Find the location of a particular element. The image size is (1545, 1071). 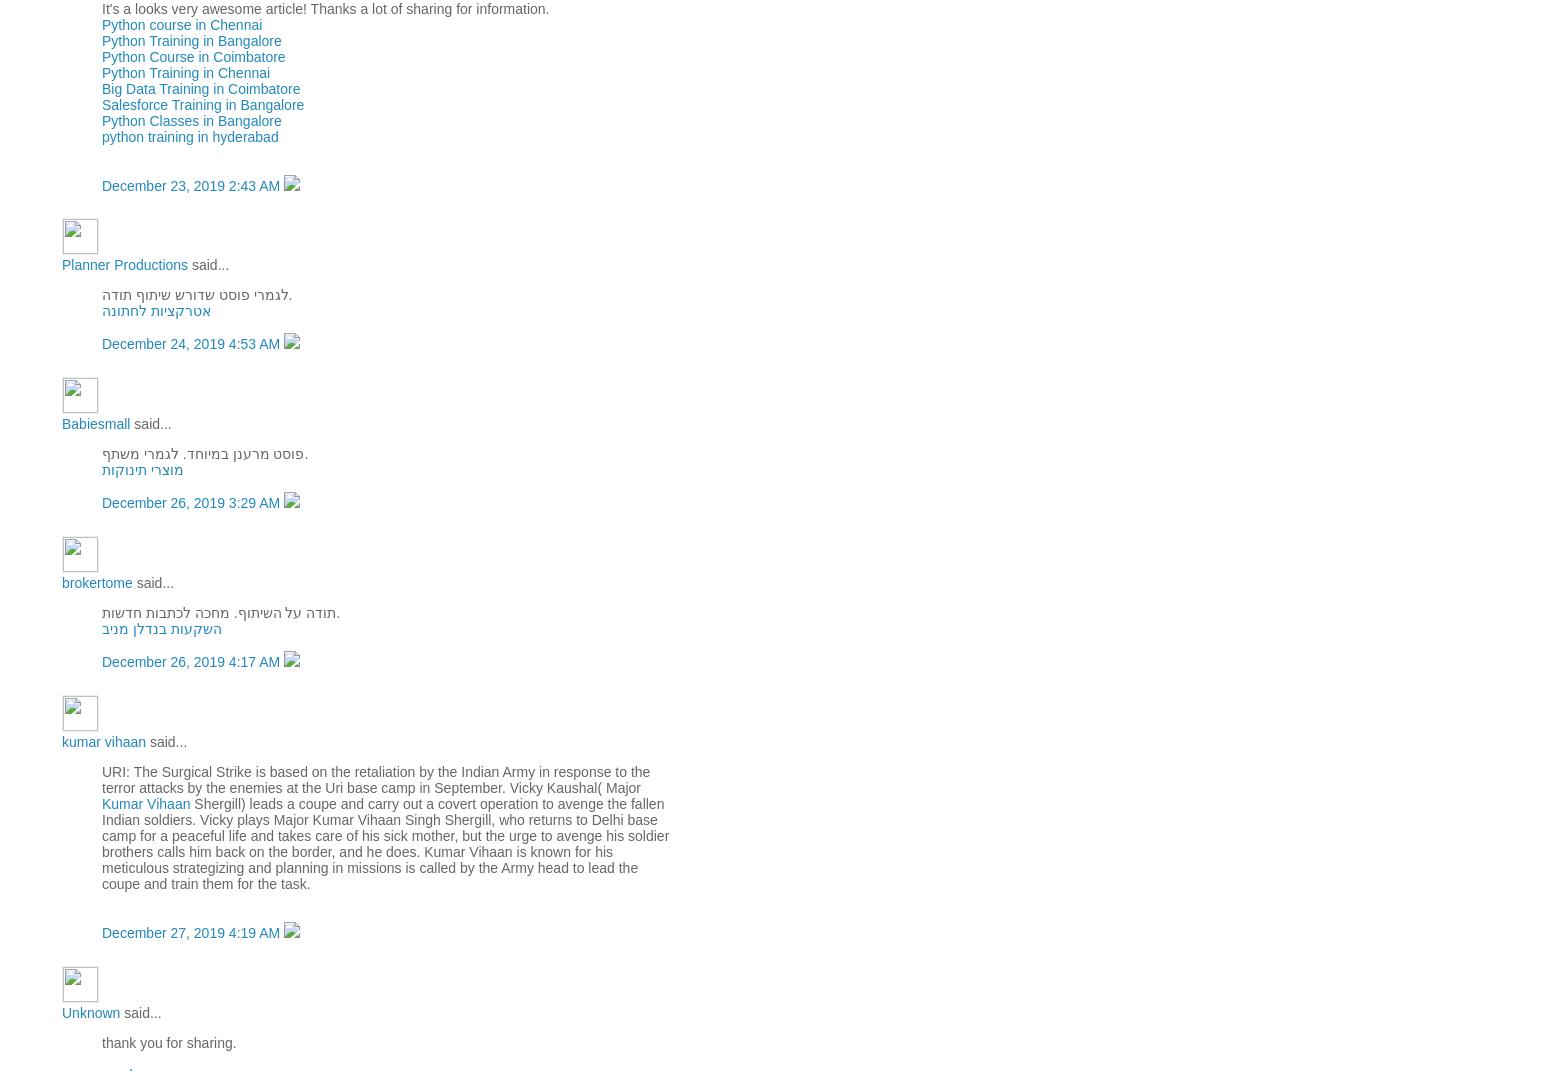

'Unknown' is located at coordinates (60, 1011).